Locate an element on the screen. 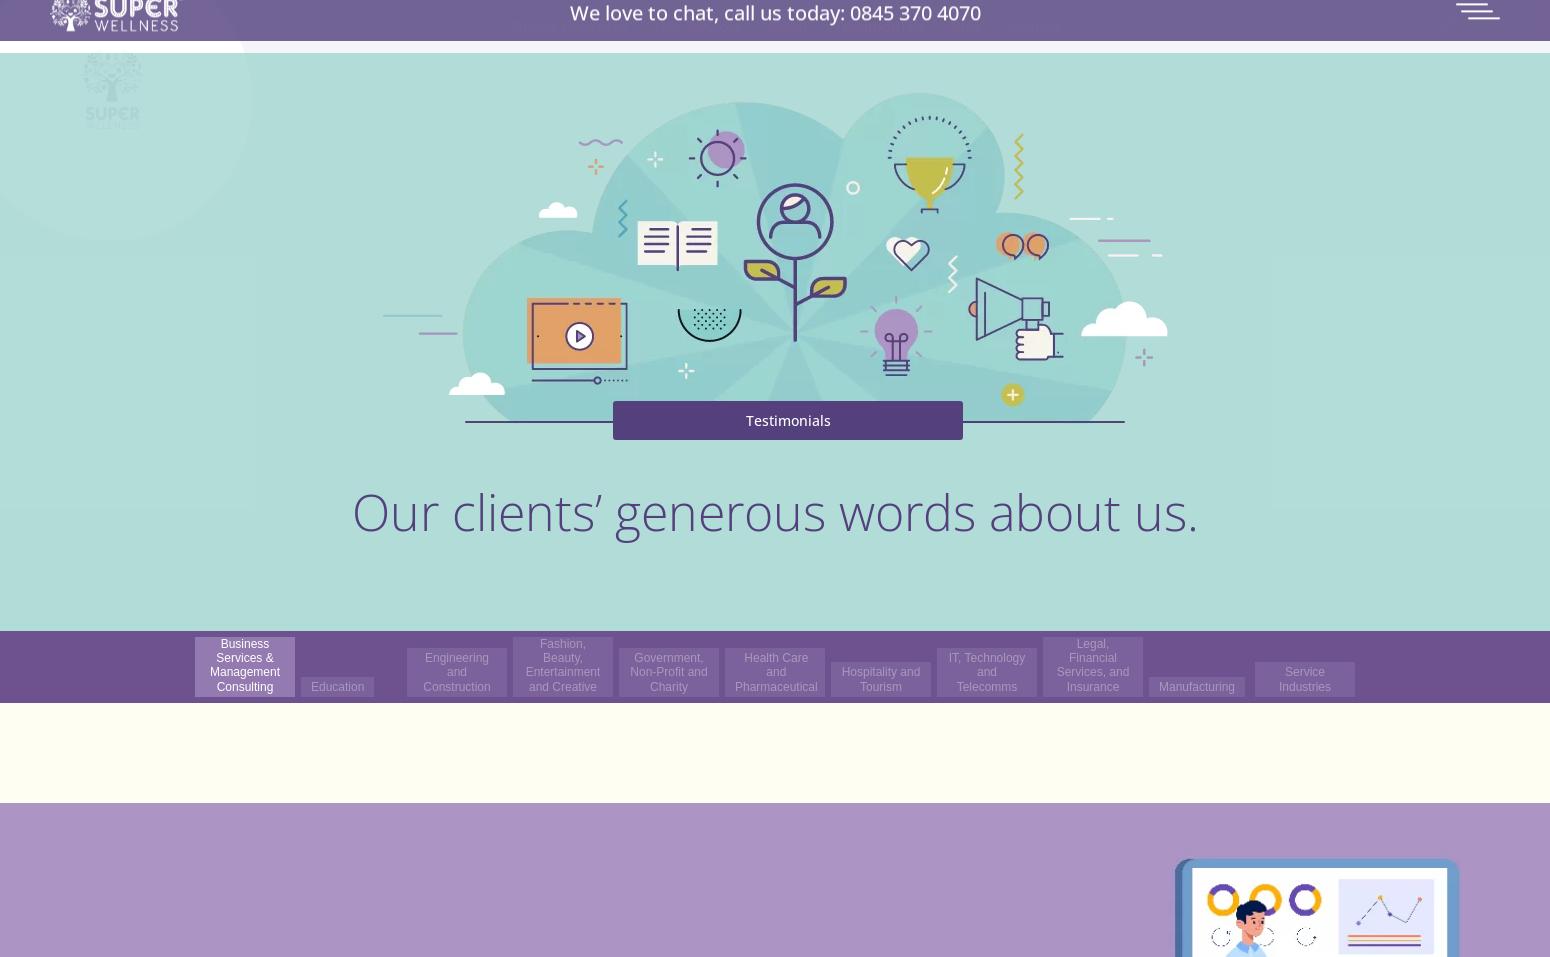  'Legal, Financial Services, and Insurance' is located at coordinates (1091, 663).